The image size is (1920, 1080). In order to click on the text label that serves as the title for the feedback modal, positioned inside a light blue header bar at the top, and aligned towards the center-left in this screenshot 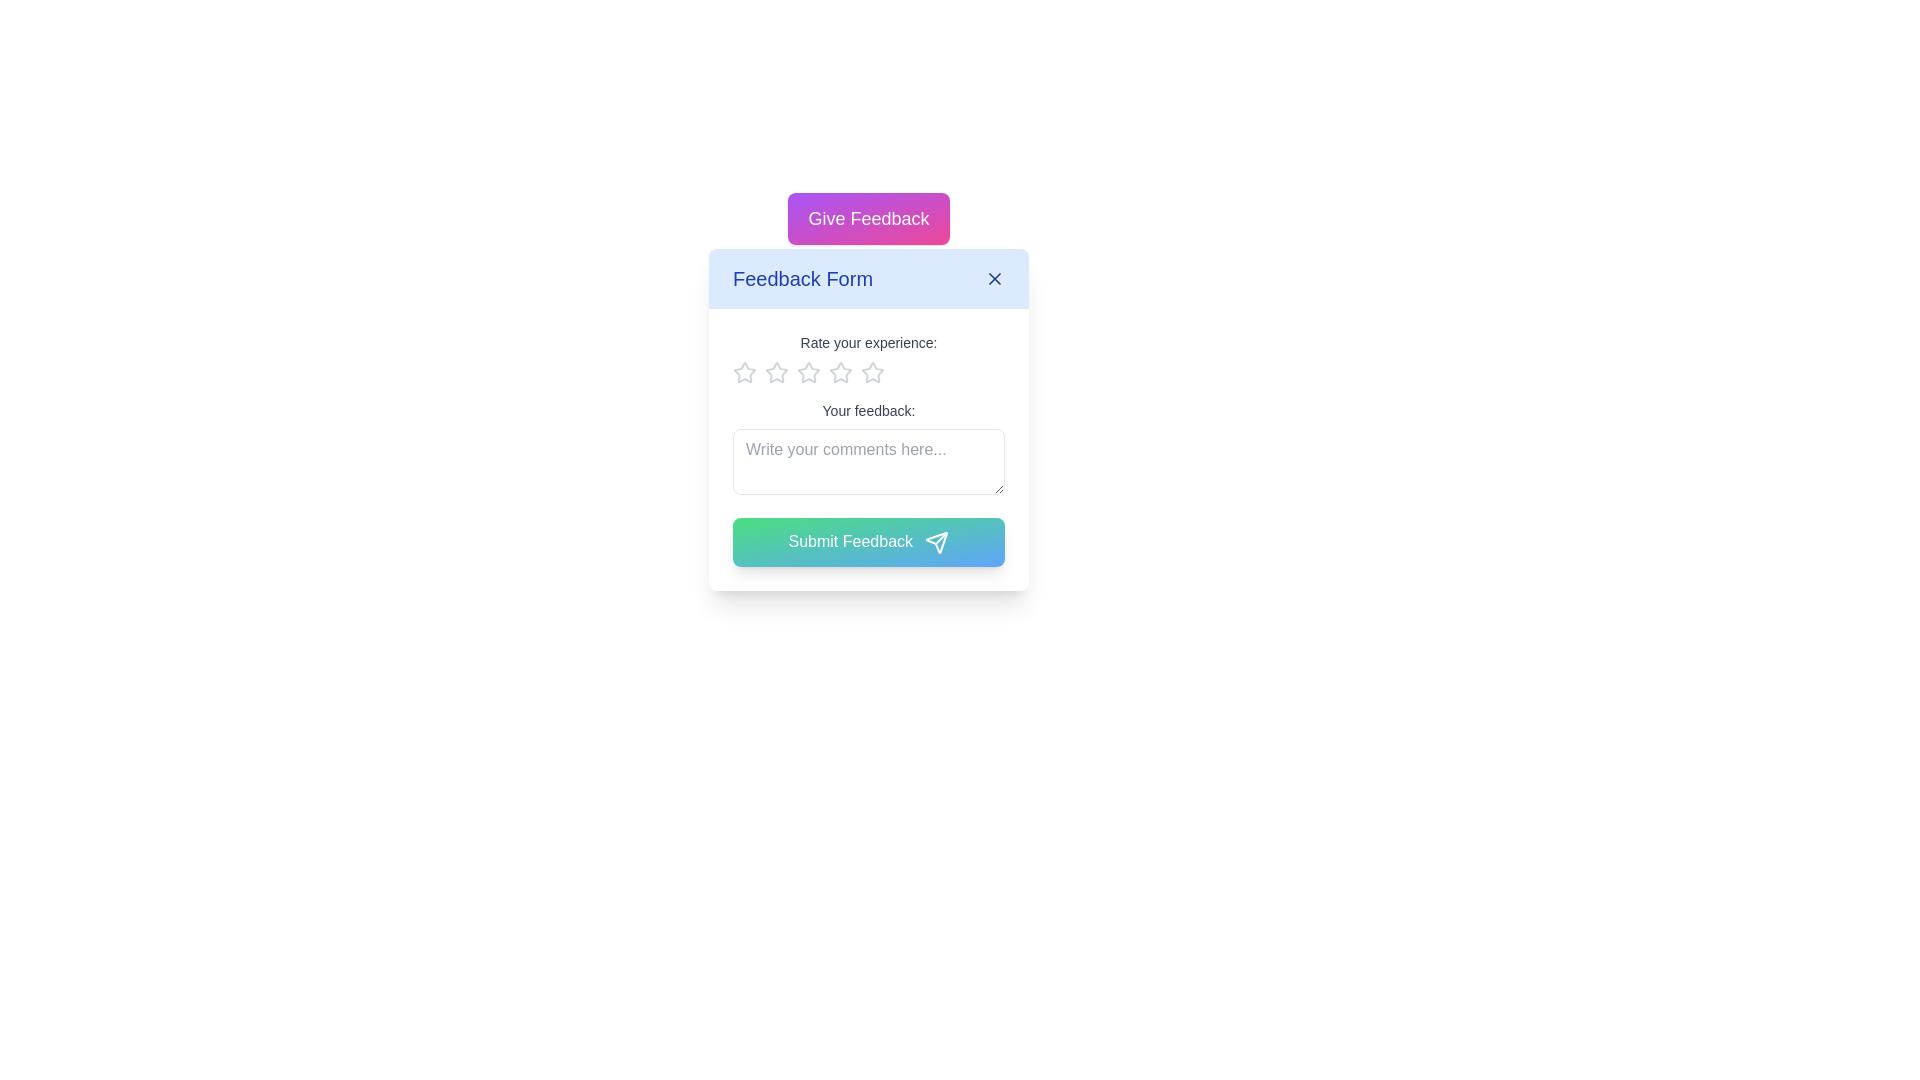, I will do `click(802, 278)`.